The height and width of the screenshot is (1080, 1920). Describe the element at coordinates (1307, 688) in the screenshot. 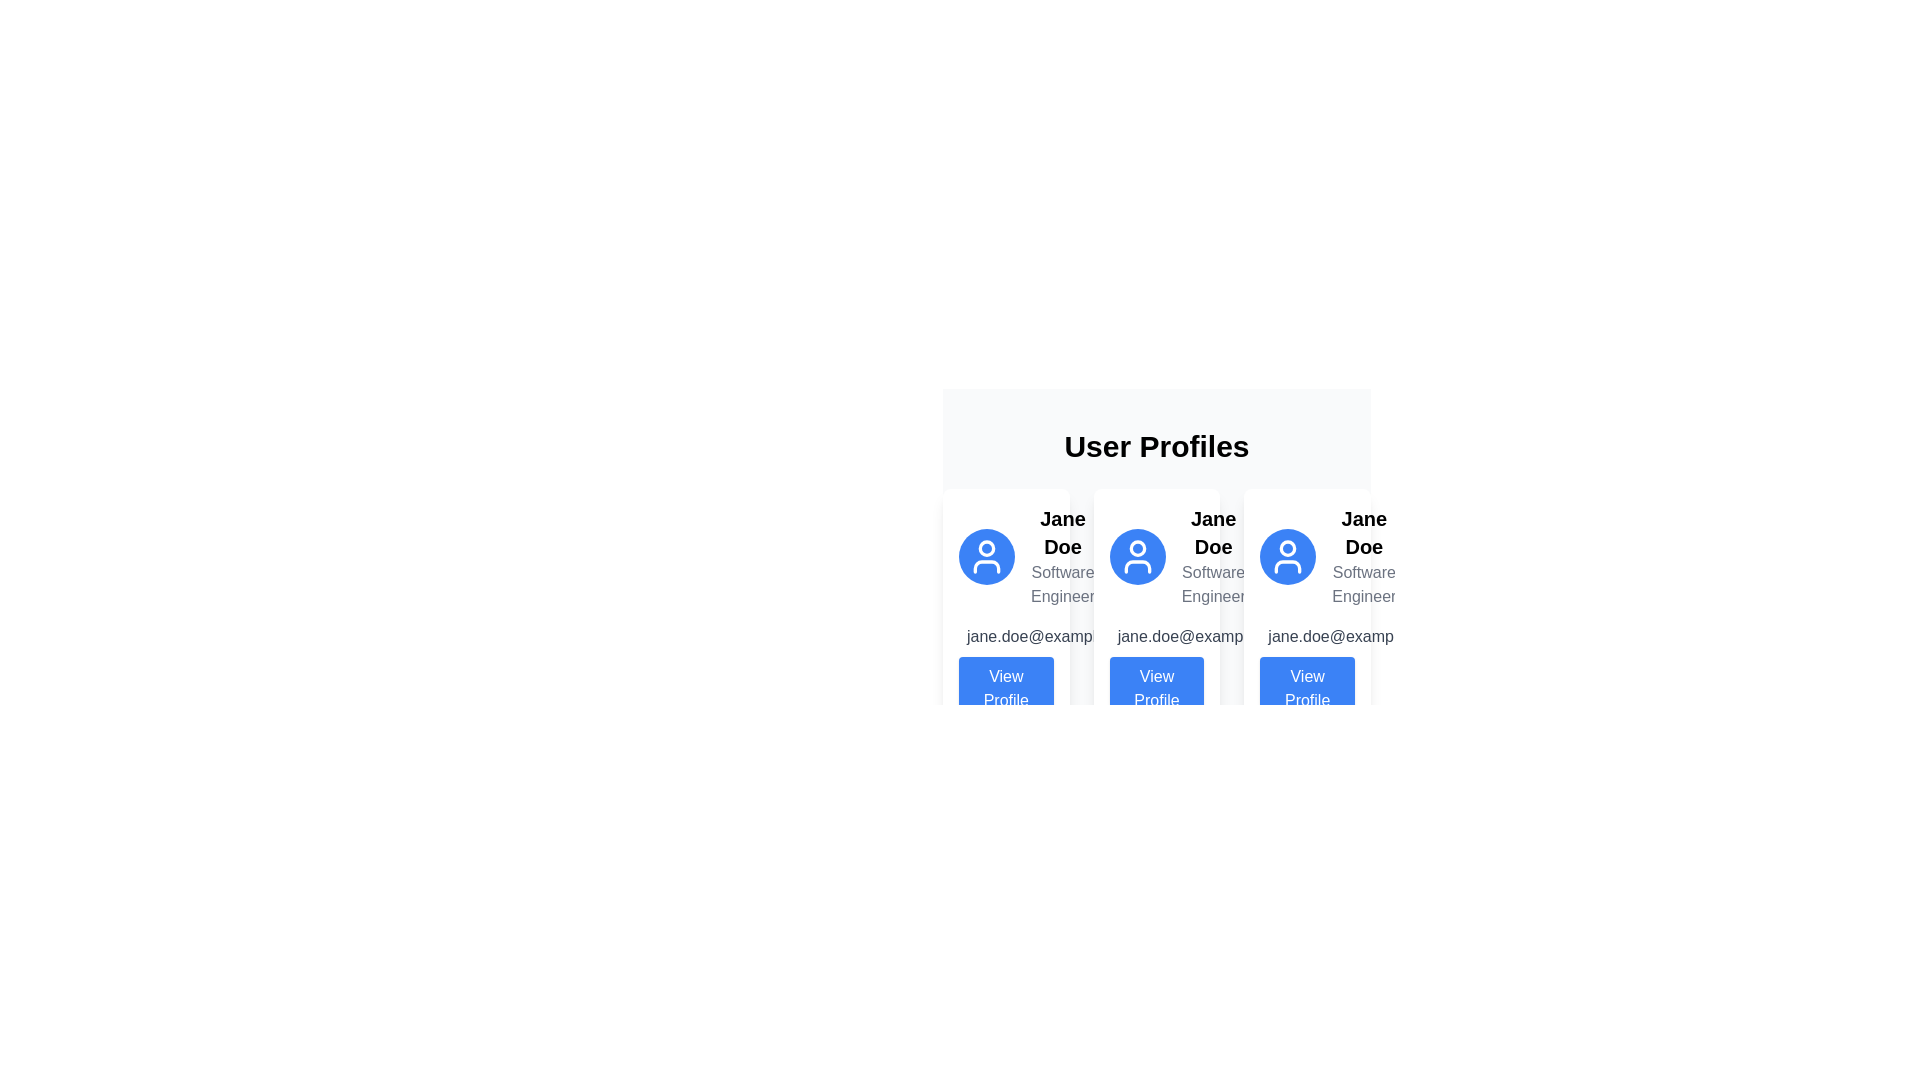

I see `the 'View Profile' button with a blue background and white text at the bottom right of the user profile card` at that location.